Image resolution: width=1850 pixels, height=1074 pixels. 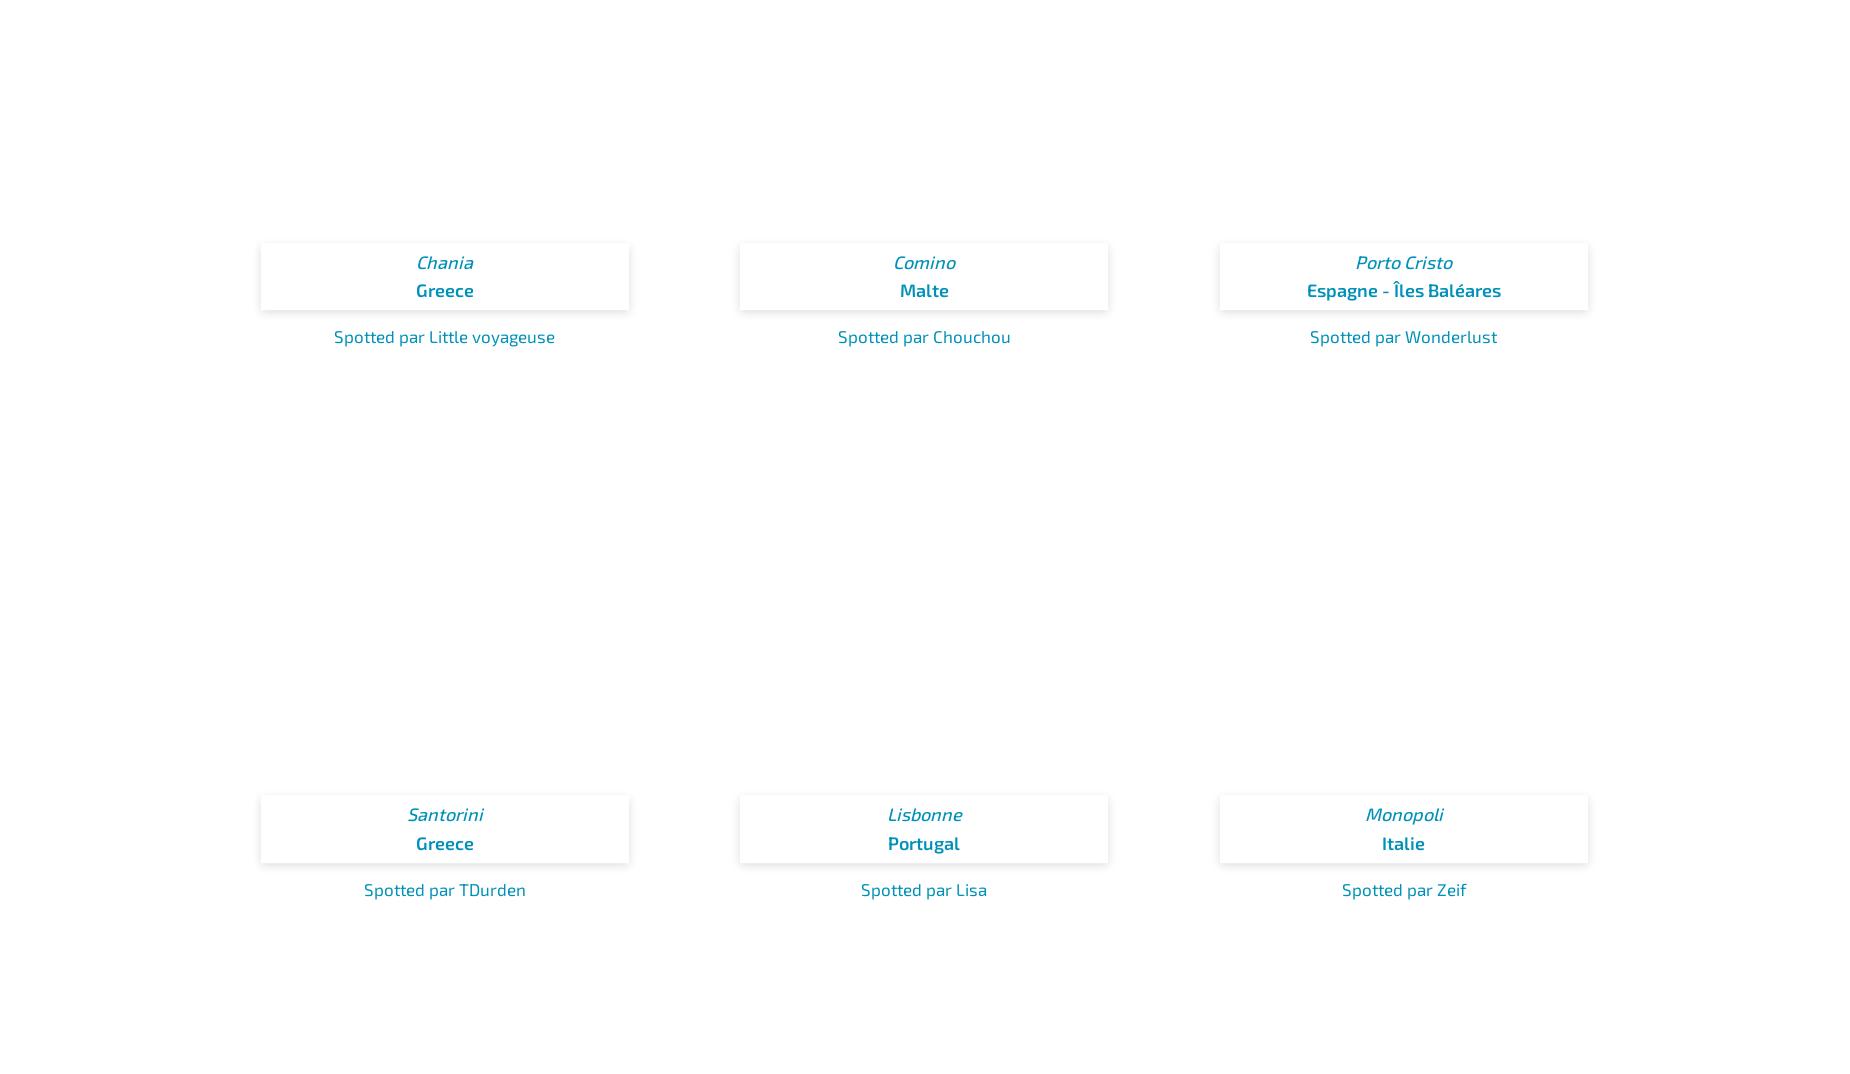 I want to click on 'Monopoli', so click(x=1403, y=813).